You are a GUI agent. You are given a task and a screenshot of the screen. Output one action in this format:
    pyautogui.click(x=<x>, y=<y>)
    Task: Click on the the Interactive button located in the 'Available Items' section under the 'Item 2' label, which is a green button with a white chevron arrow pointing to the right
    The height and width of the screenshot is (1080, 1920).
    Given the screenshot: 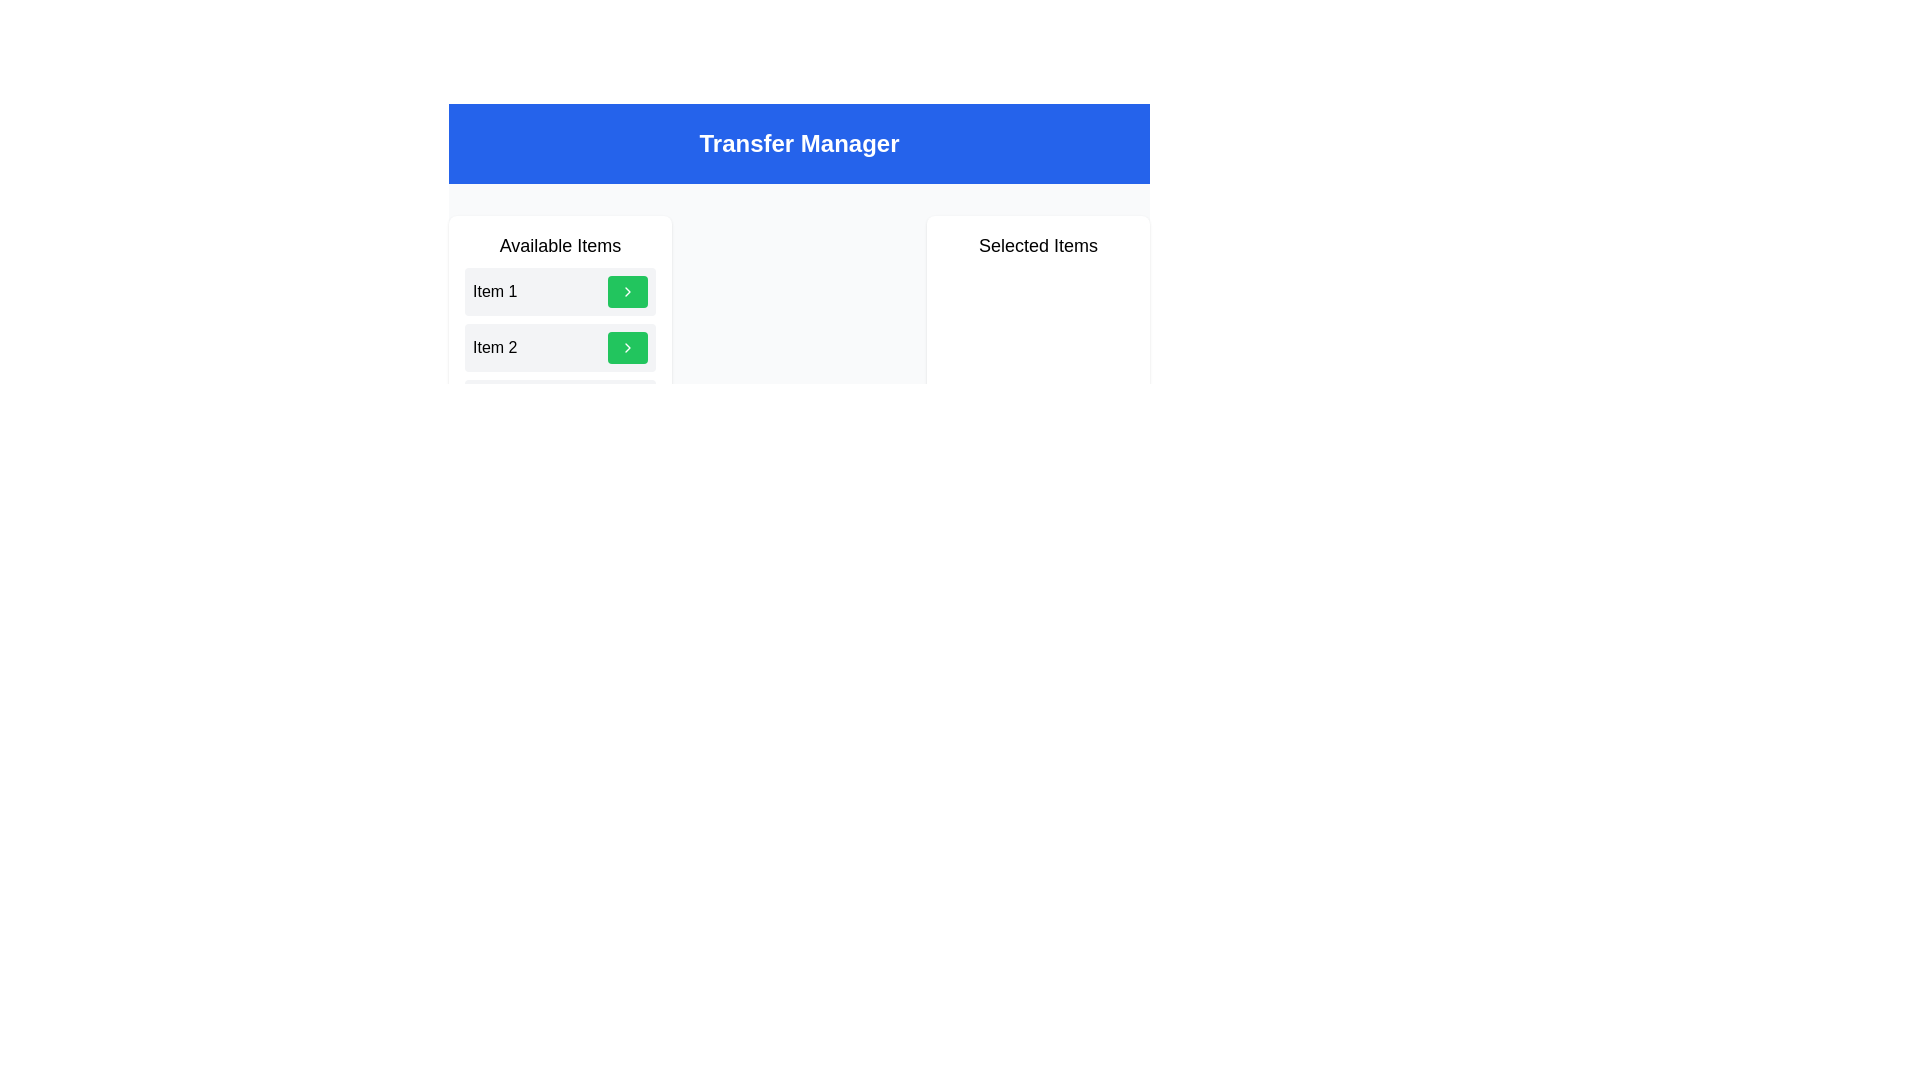 What is the action you would take?
    pyautogui.click(x=627, y=346)
    